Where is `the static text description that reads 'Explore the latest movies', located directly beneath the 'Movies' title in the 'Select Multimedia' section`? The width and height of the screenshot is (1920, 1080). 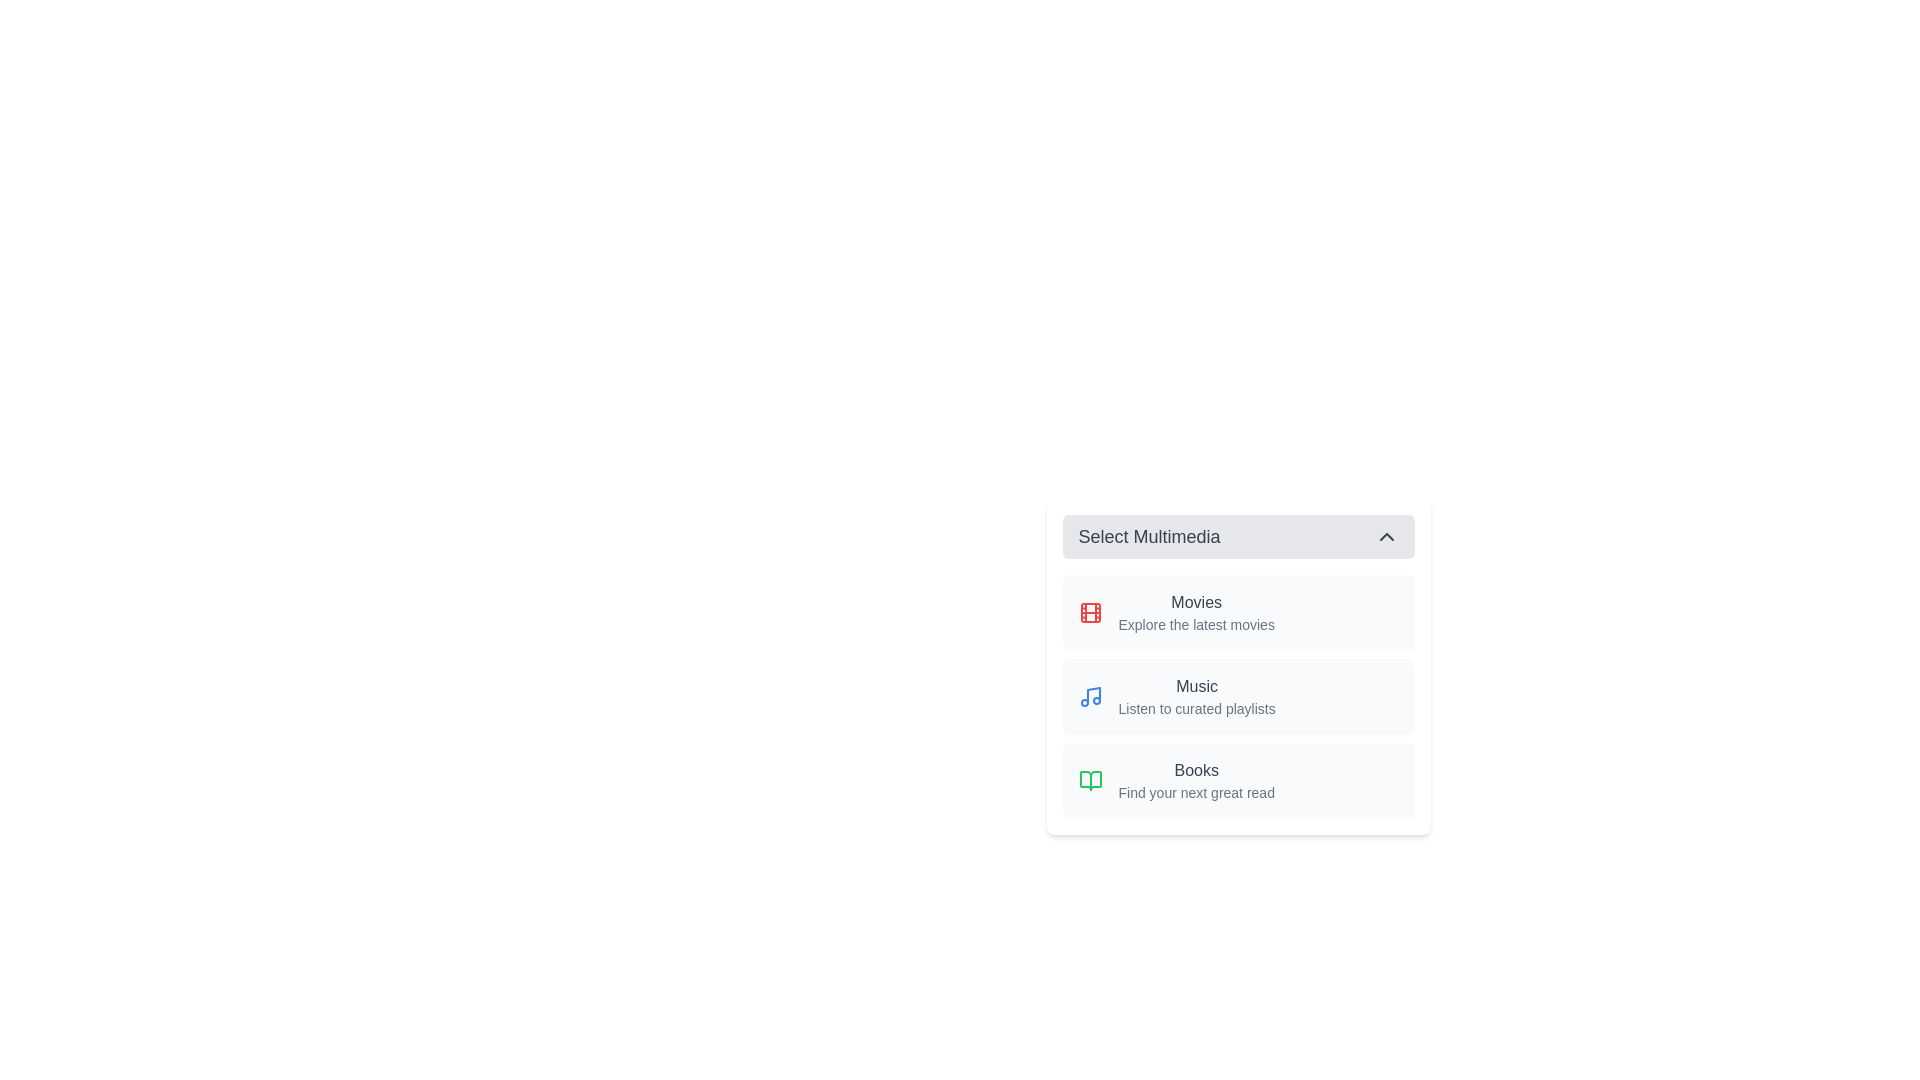
the static text description that reads 'Explore the latest movies', located directly beneath the 'Movies' title in the 'Select Multimedia' section is located at coordinates (1196, 623).